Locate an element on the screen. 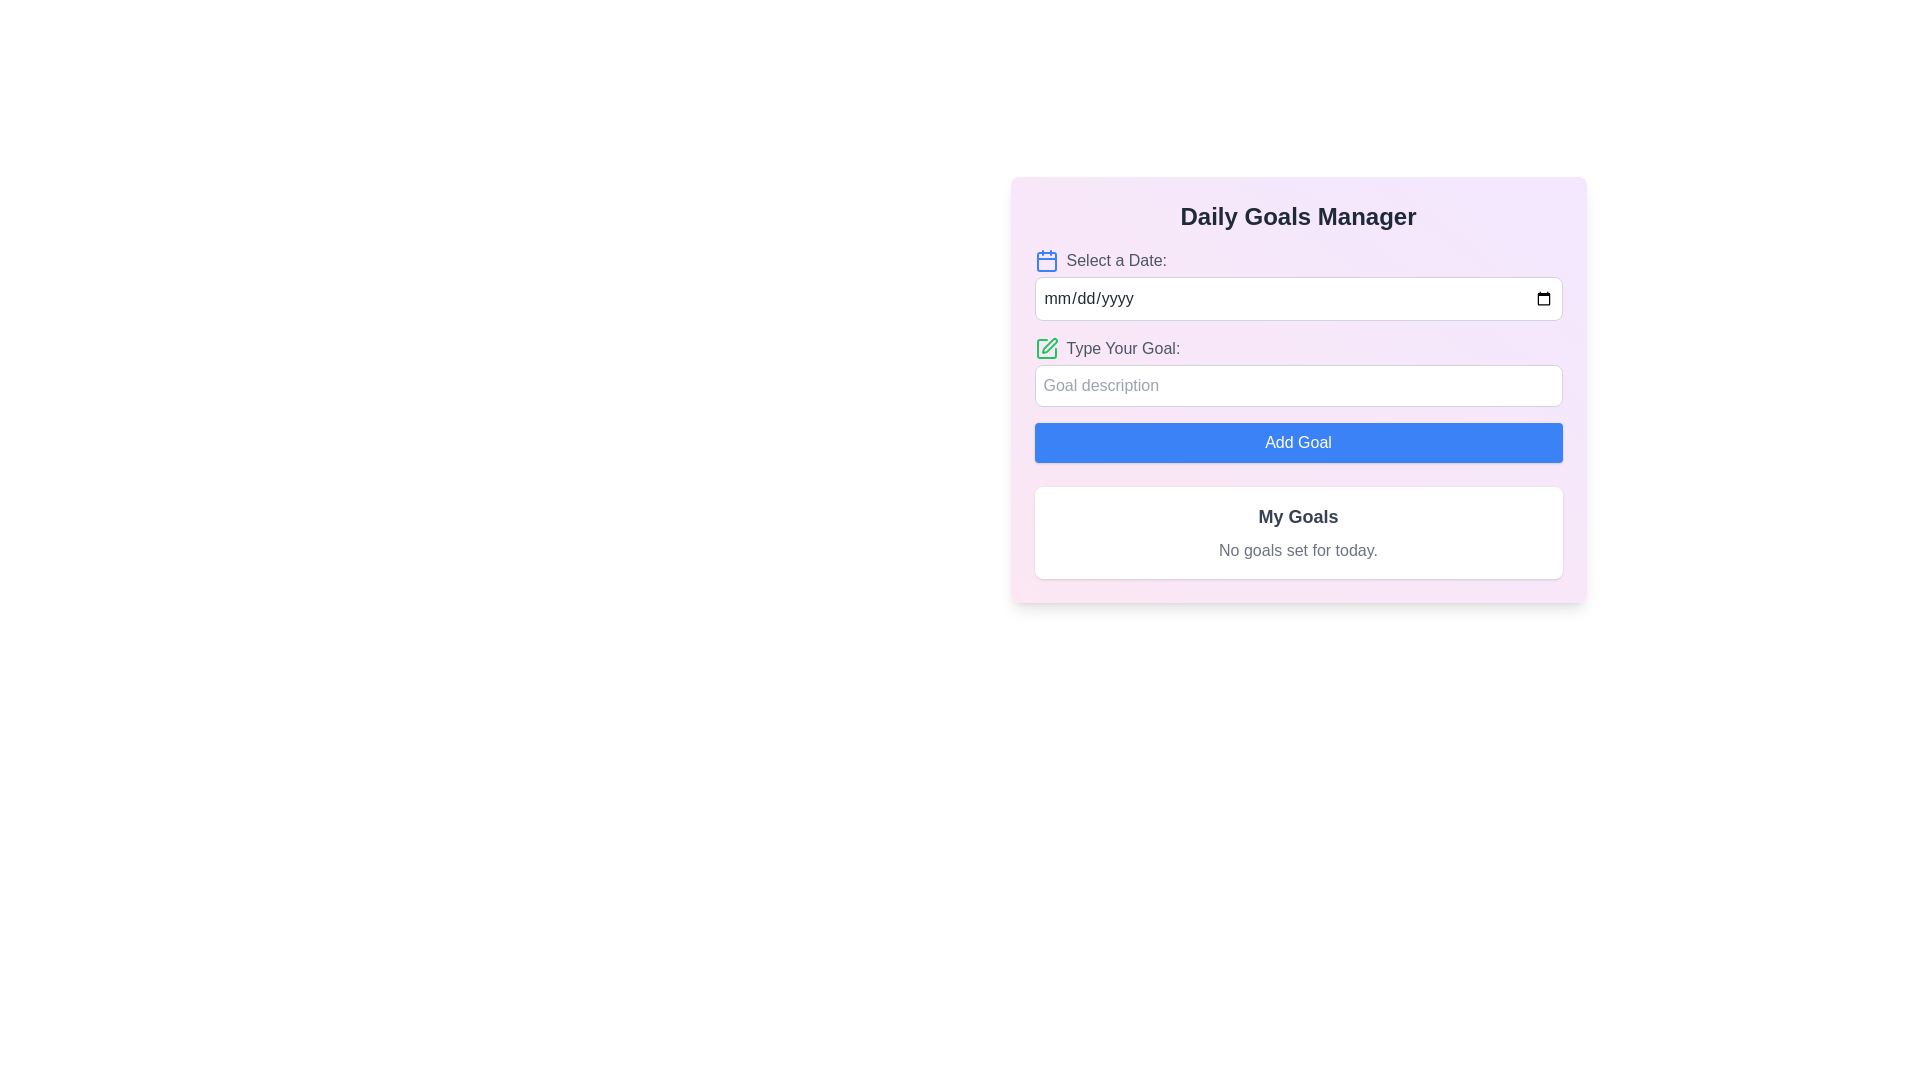 Image resolution: width=1920 pixels, height=1080 pixels. informational text label displaying 'No goals set for today.' located beneath the 'My Goals' section is located at coordinates (1298, 551).